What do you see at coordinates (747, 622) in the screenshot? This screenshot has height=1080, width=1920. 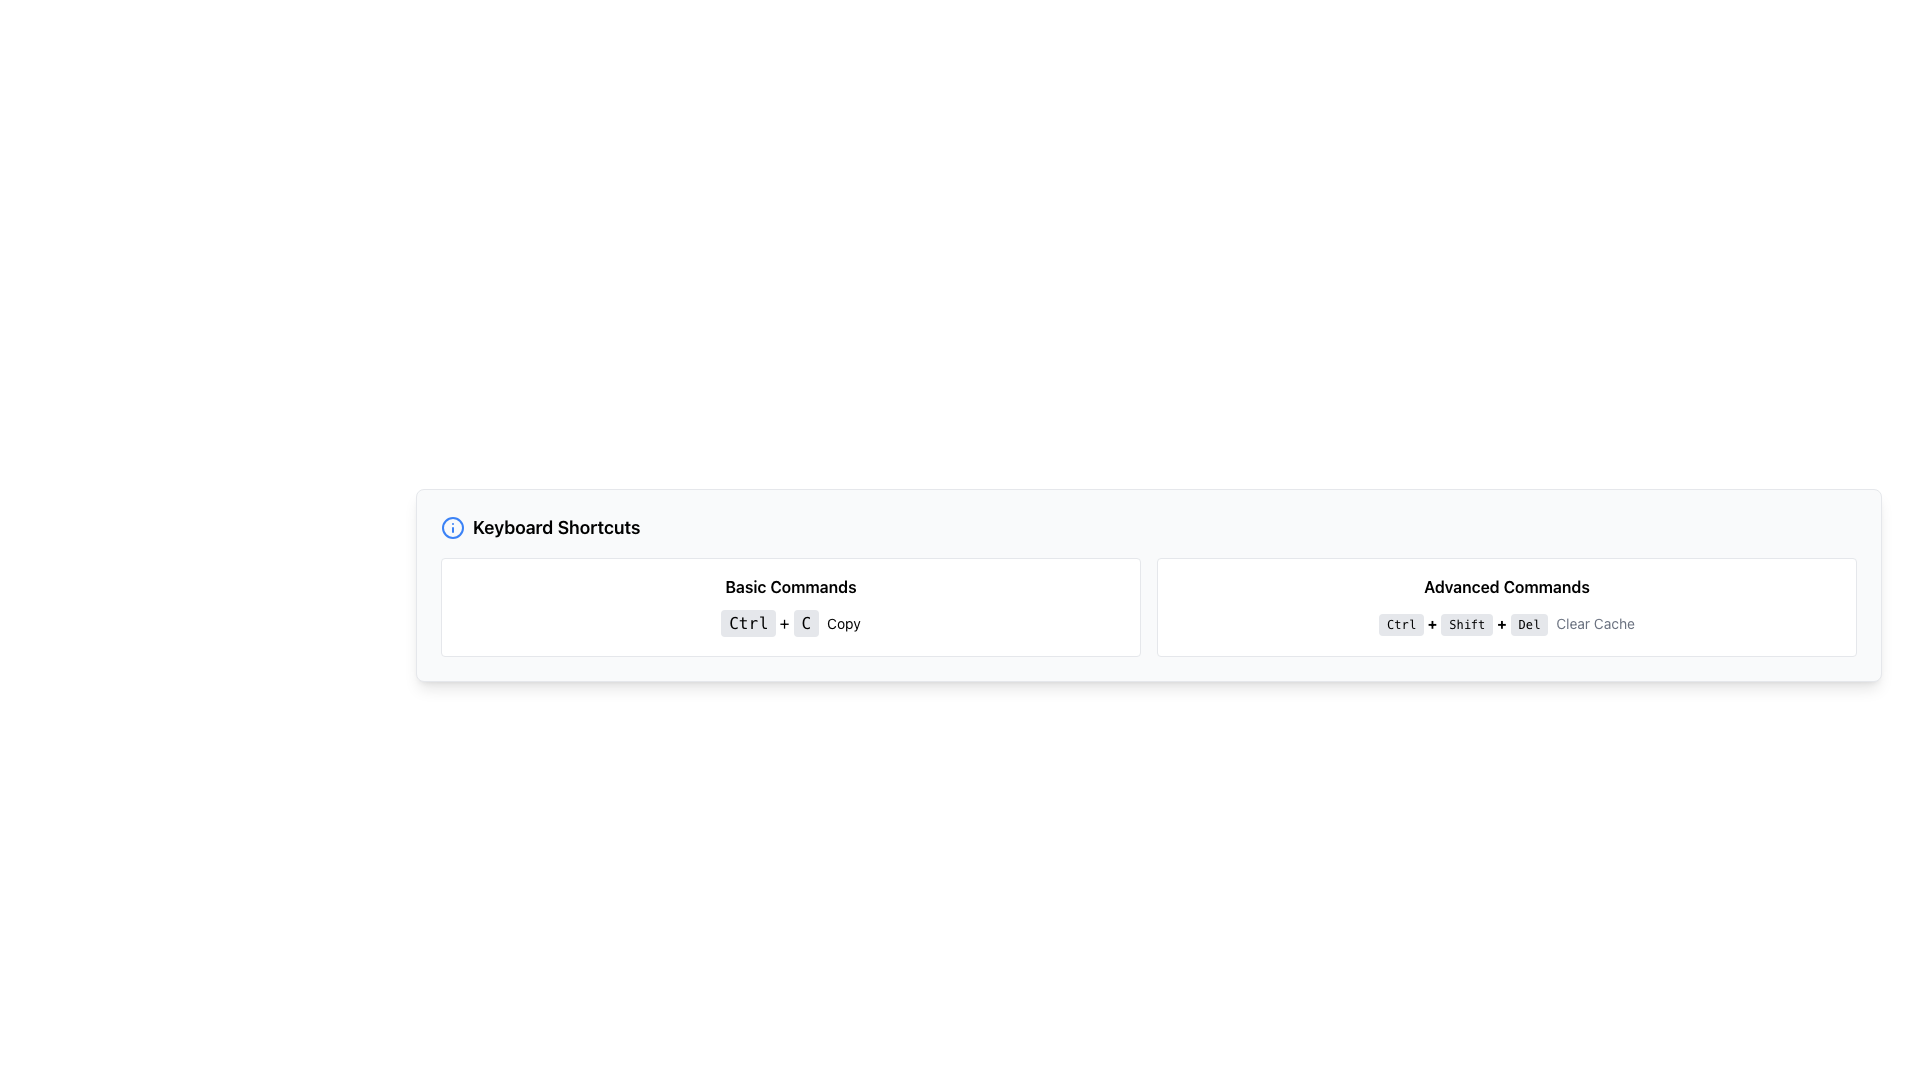 I see `the 'Ctrl' key representation in the keyboard shortcut instruction, which is part of the 'Ctrl + C Copy' sequence located in the 'Basic Commands' section` at bounding box center [747, 622].